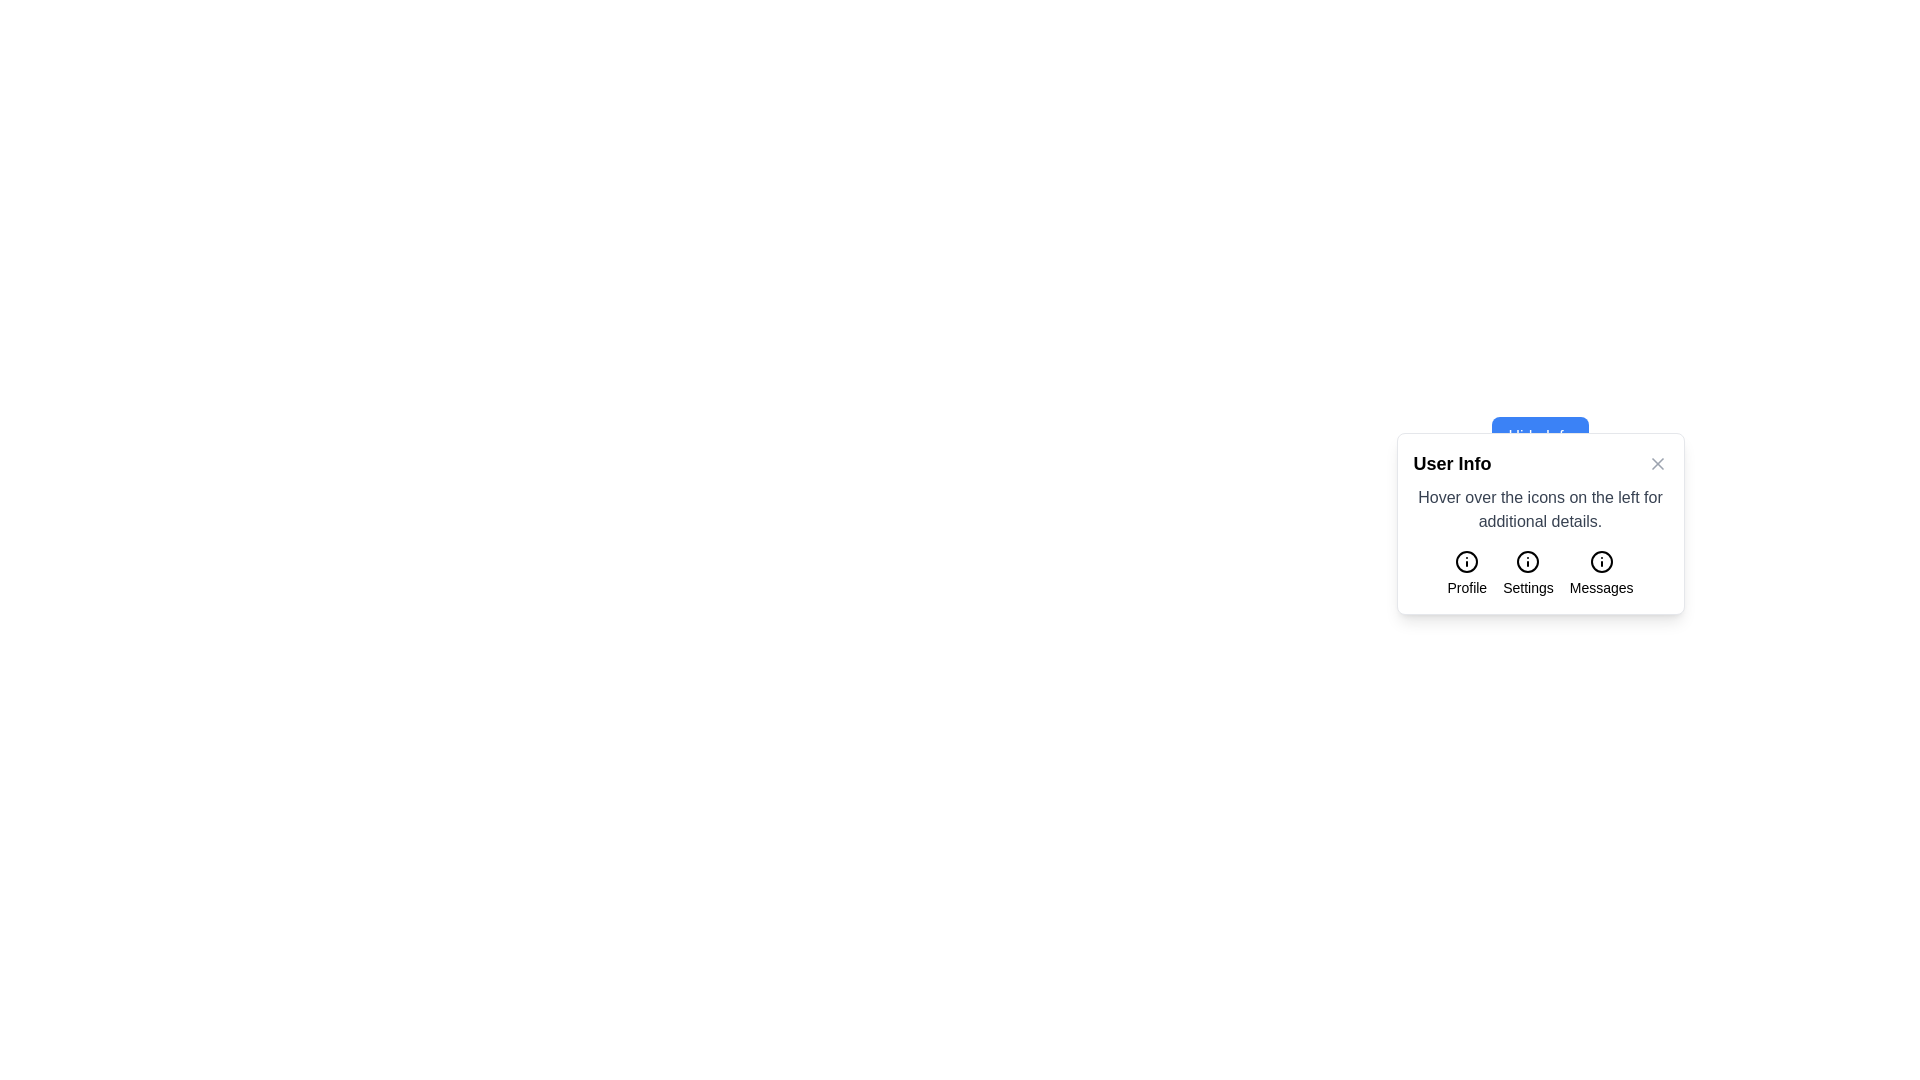  I want to click on the clickable navigation item representing 'Profile', which consists of an information icon and a text label aligned vertically, so click(1467, 574).